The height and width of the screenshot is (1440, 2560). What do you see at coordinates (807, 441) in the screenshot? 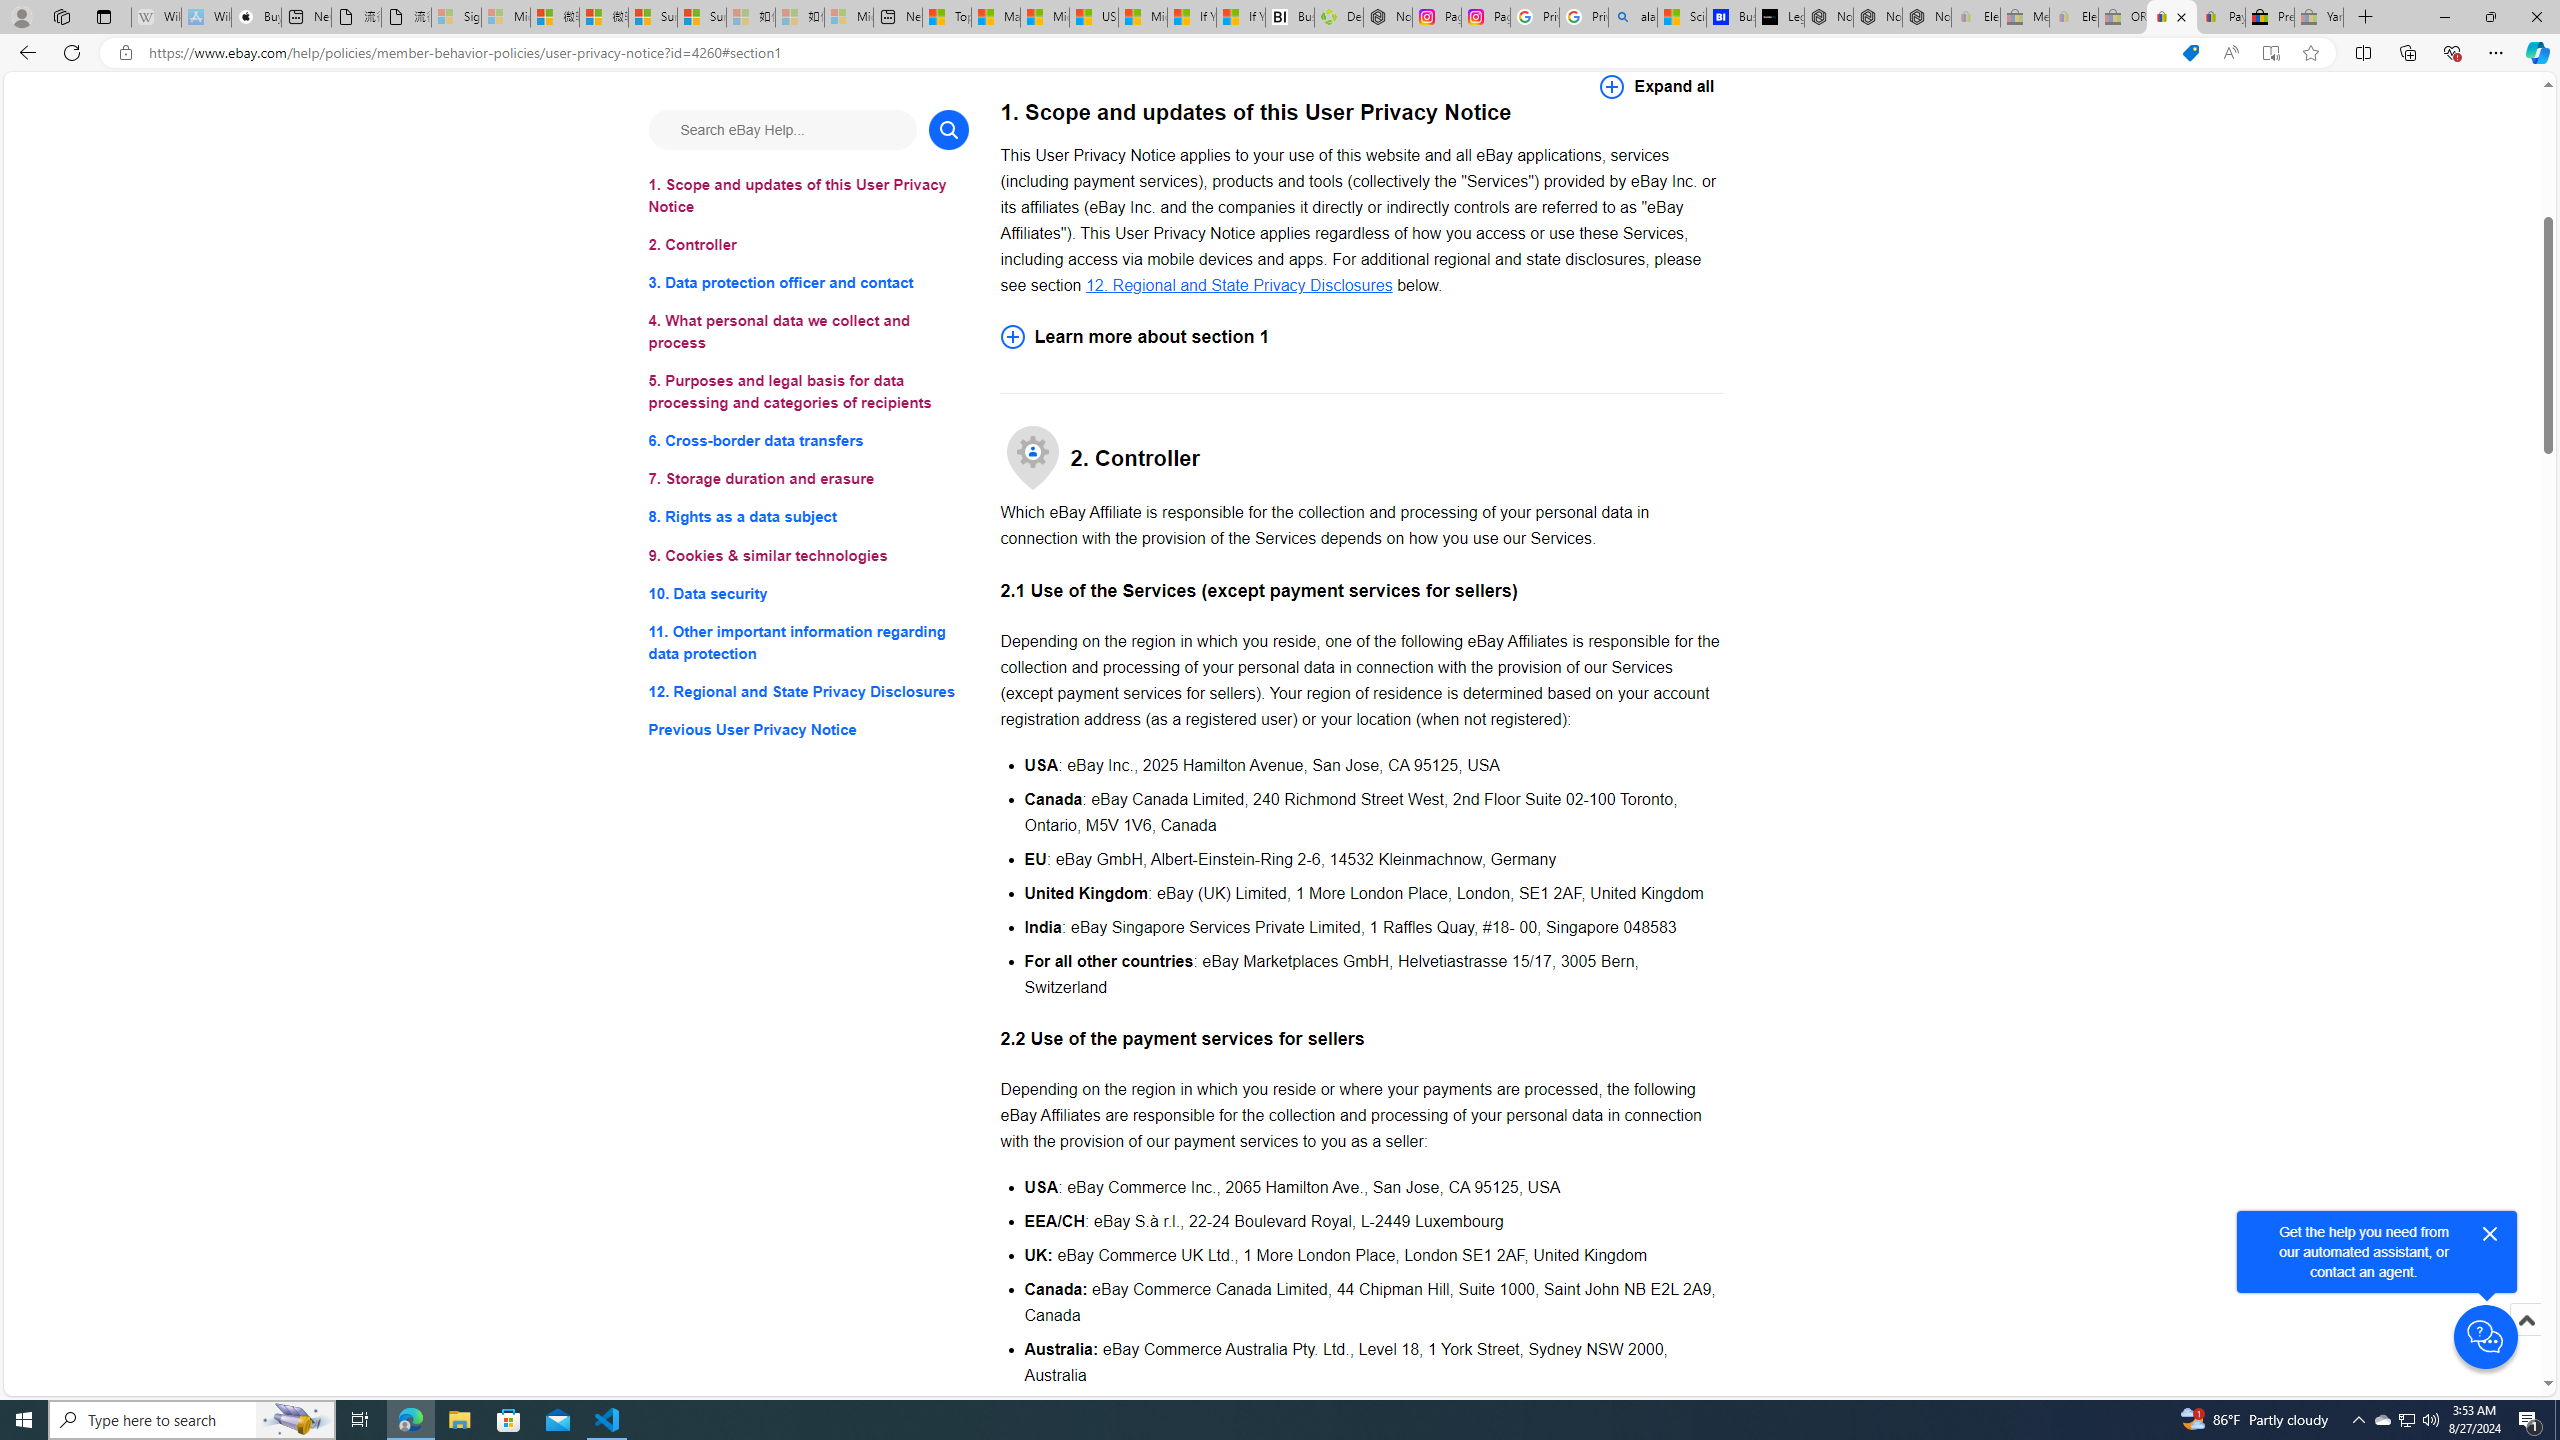
I see `'6. Cross-border data transfers'` at bounding box center [807, 441].